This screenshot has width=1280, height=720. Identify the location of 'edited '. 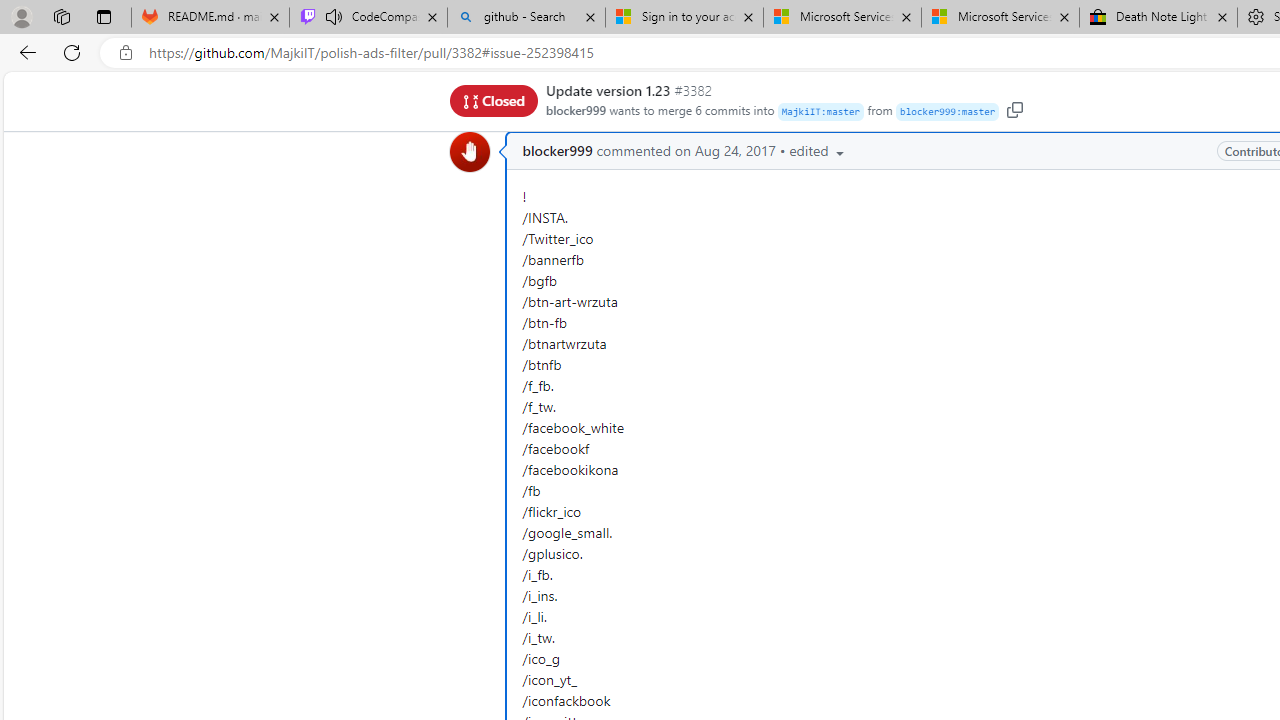
(818, 149).